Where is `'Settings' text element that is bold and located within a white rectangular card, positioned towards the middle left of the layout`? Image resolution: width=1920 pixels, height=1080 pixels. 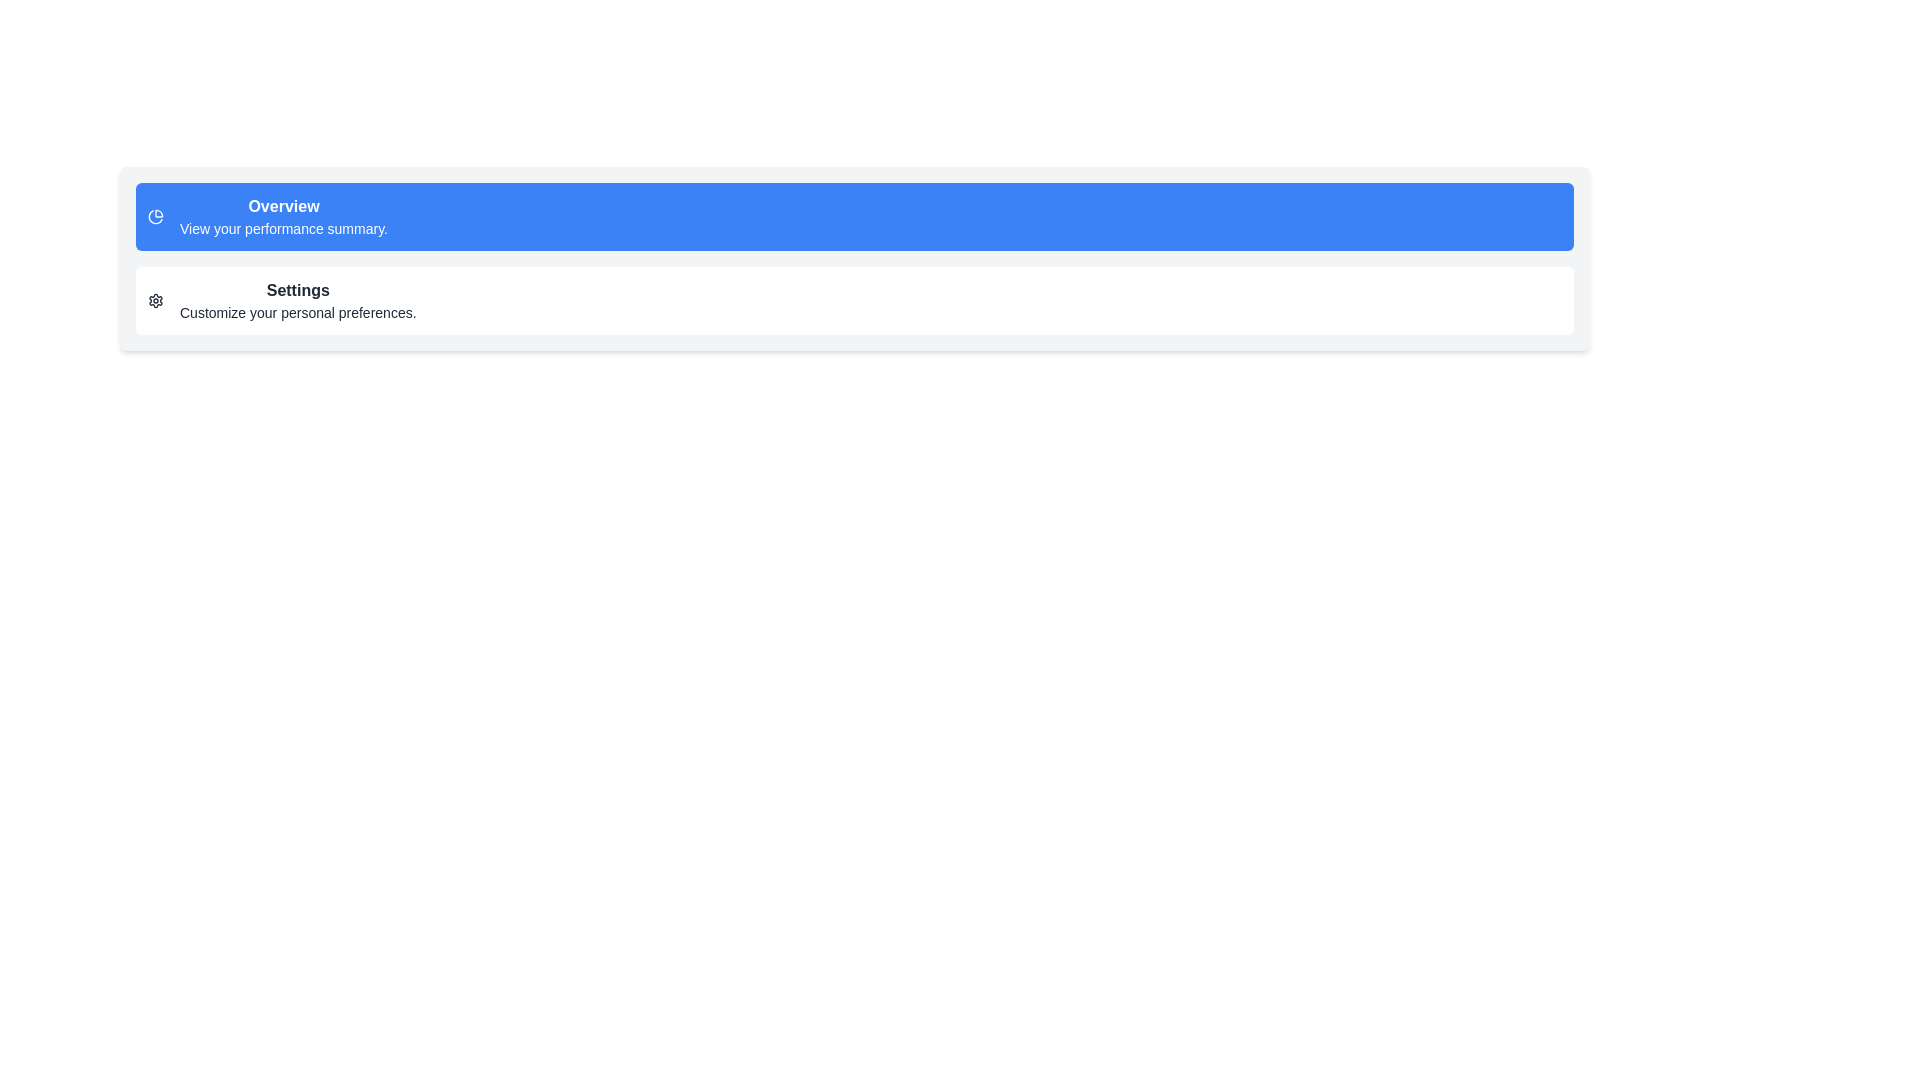 'Settings' text element that is bold and located within a white rectangular card, positioned towards the middle left of the layout is located at coordinates (297, 300).